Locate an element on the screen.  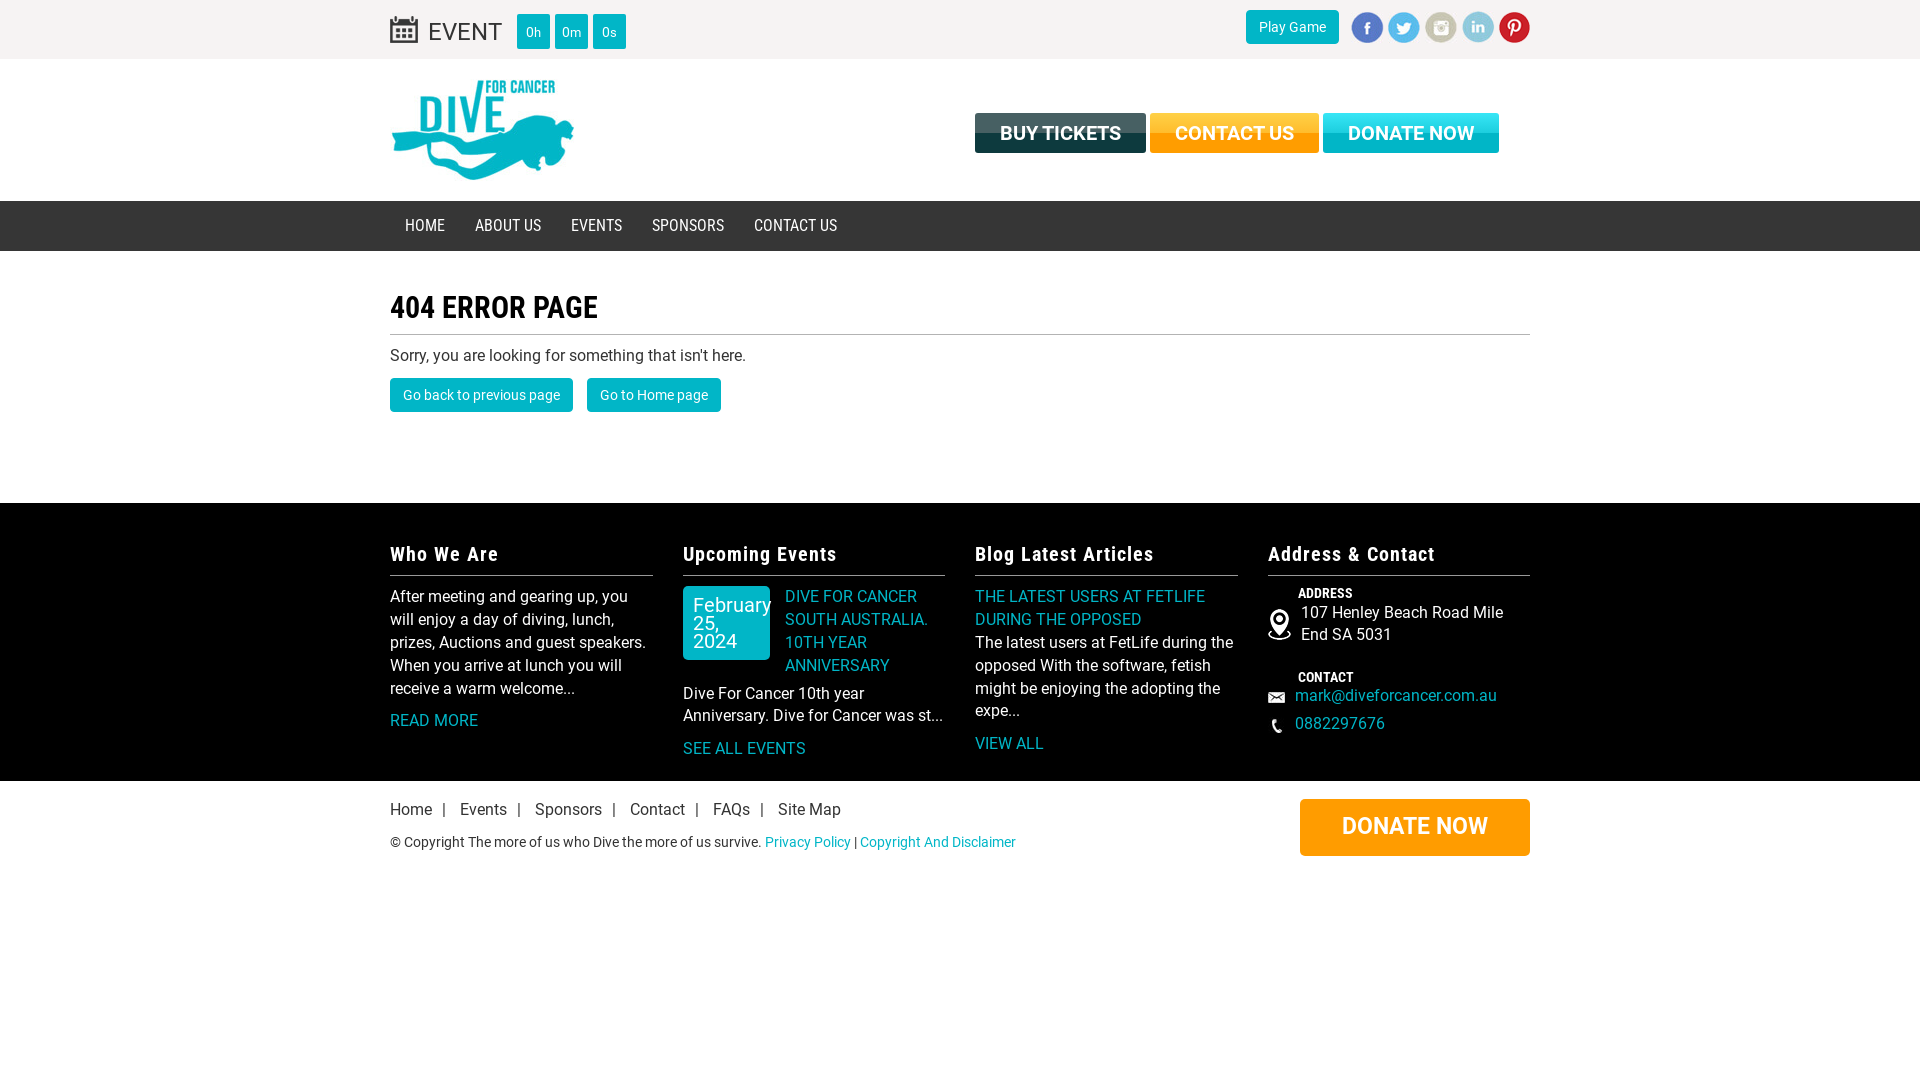
'SEE ALL EVENTS' is located at coordinates (742, 748).